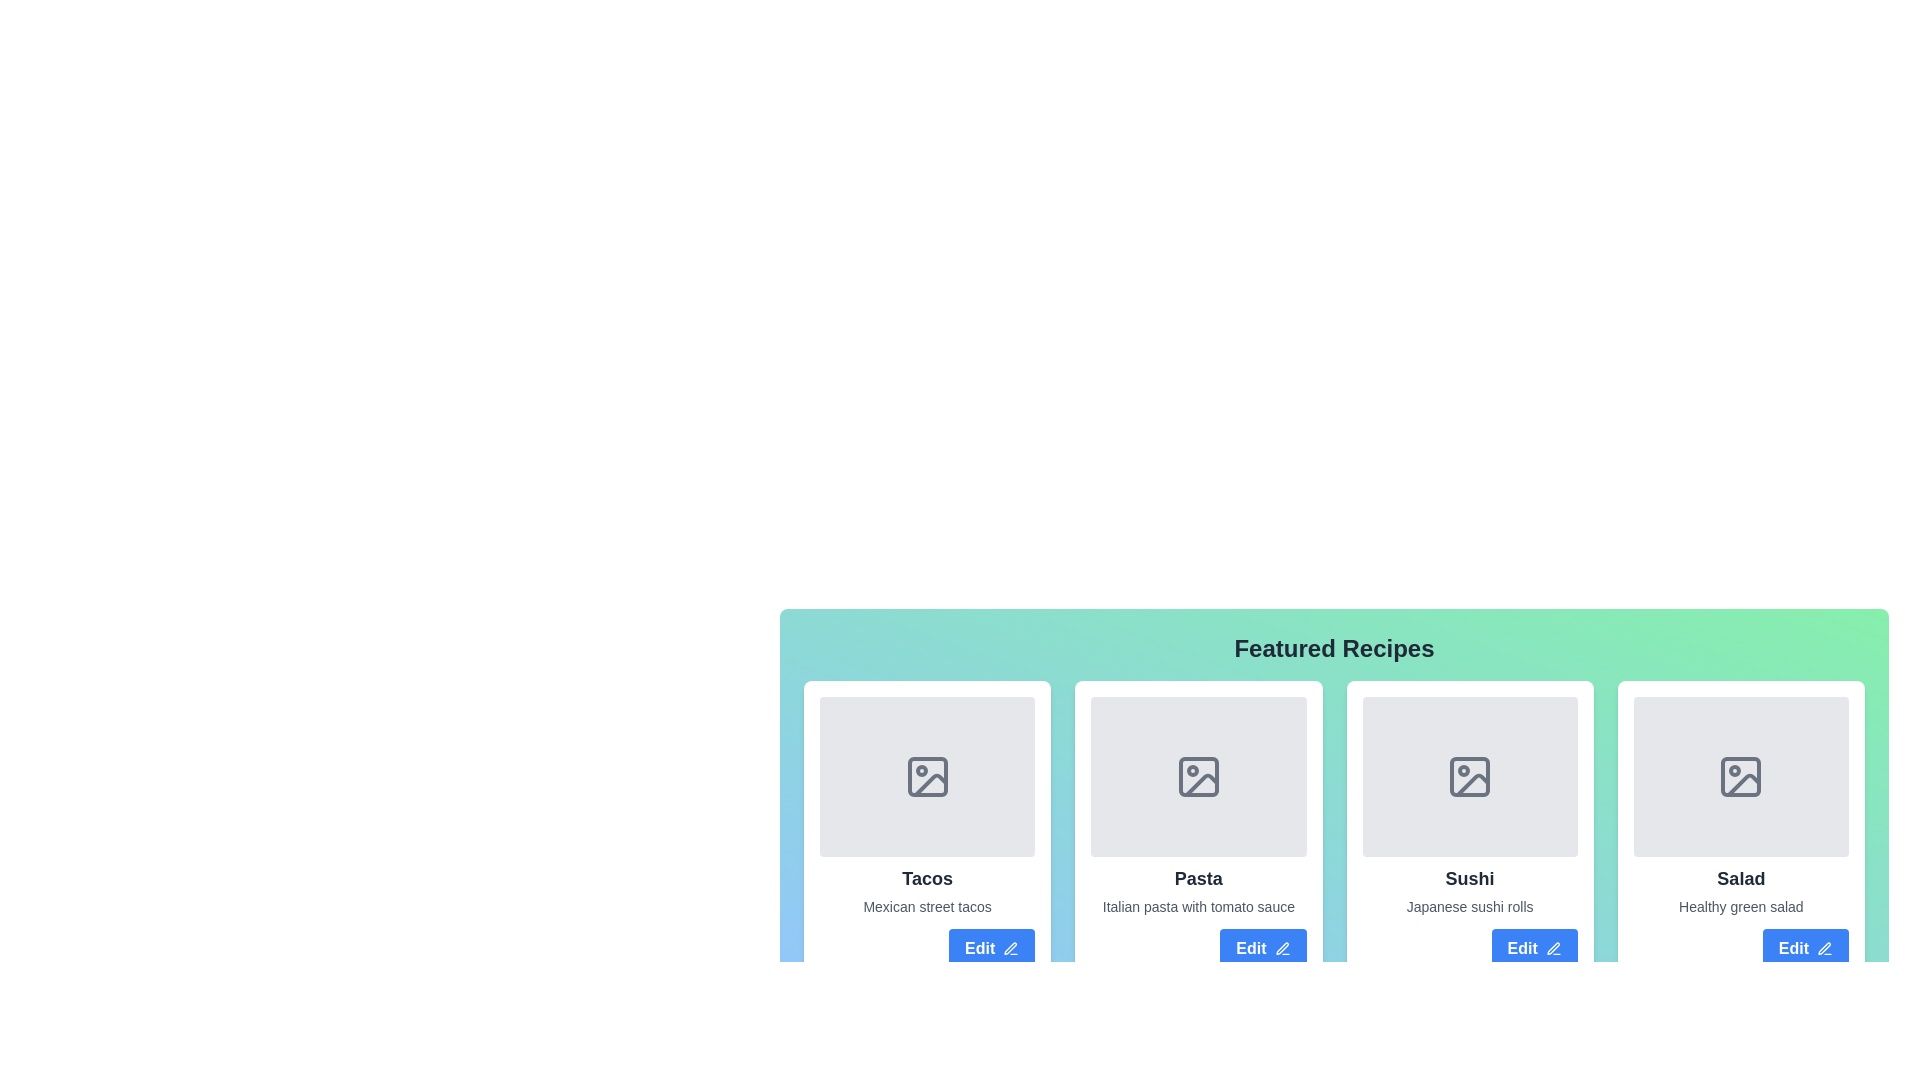 Image resolution: width=1920 pixels, height=1080 pixels. What do you see at coordinates (926, 947) in the screenshot?
I see `the edit button located at the bottom-right of the card titled 'Tacos'` at bounding box center [926, 947].